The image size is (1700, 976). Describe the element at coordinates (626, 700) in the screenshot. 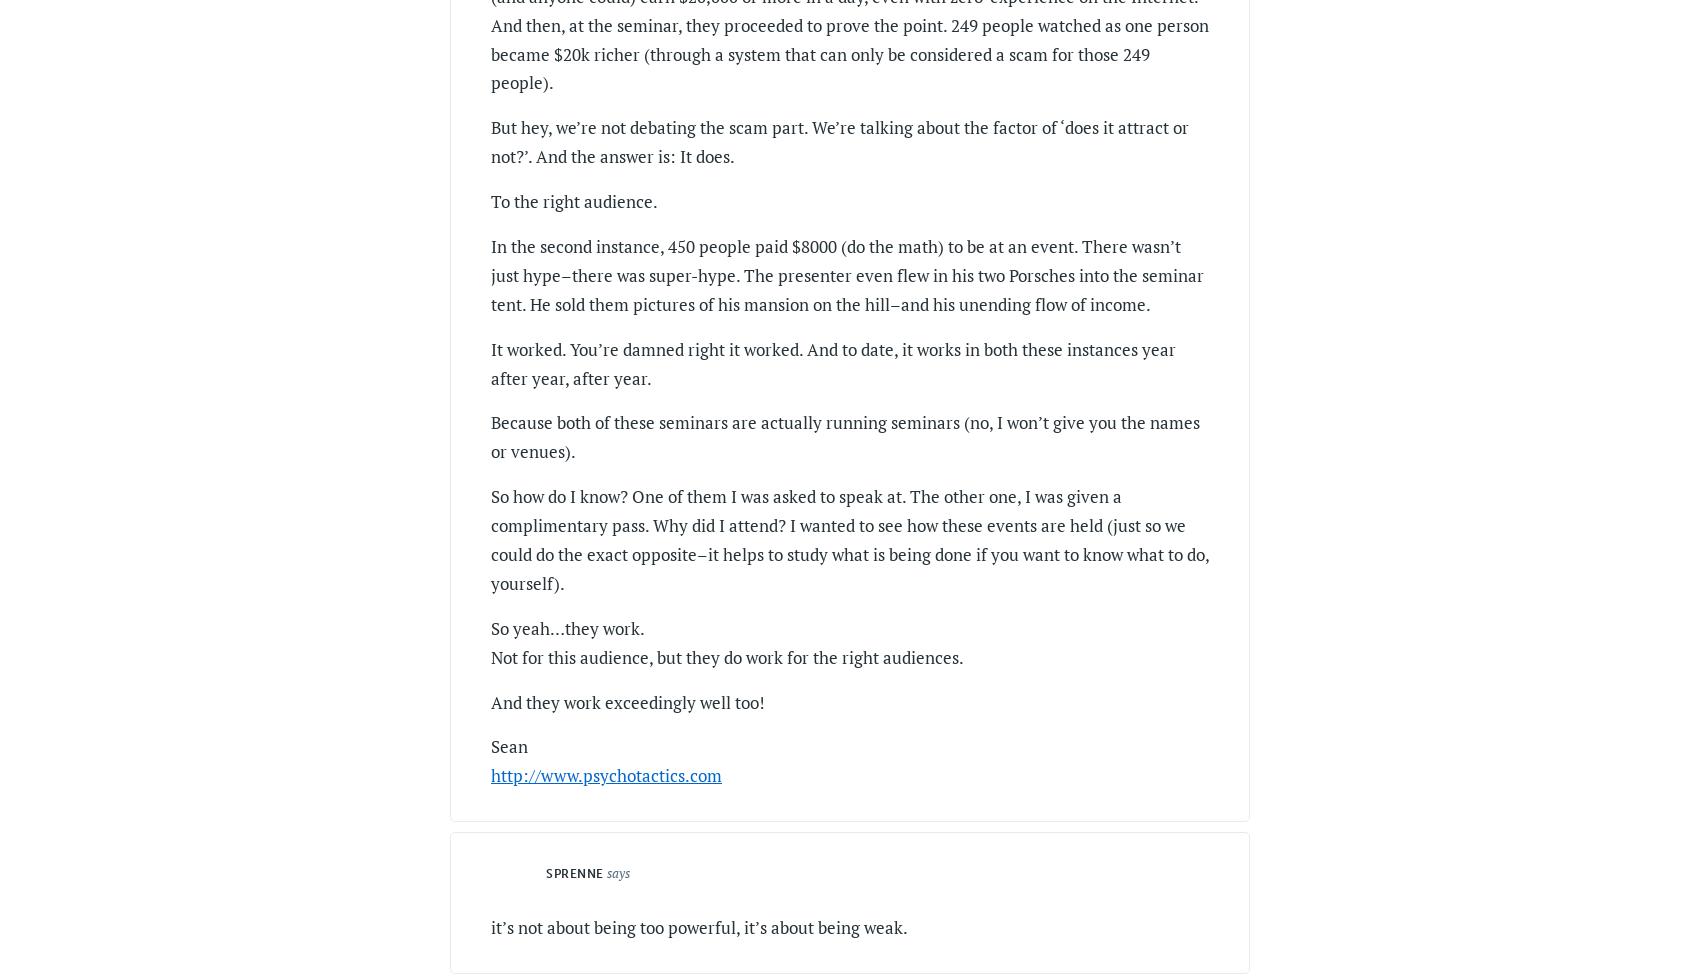

I see `'And they work exceedingly well too!'` at that location.